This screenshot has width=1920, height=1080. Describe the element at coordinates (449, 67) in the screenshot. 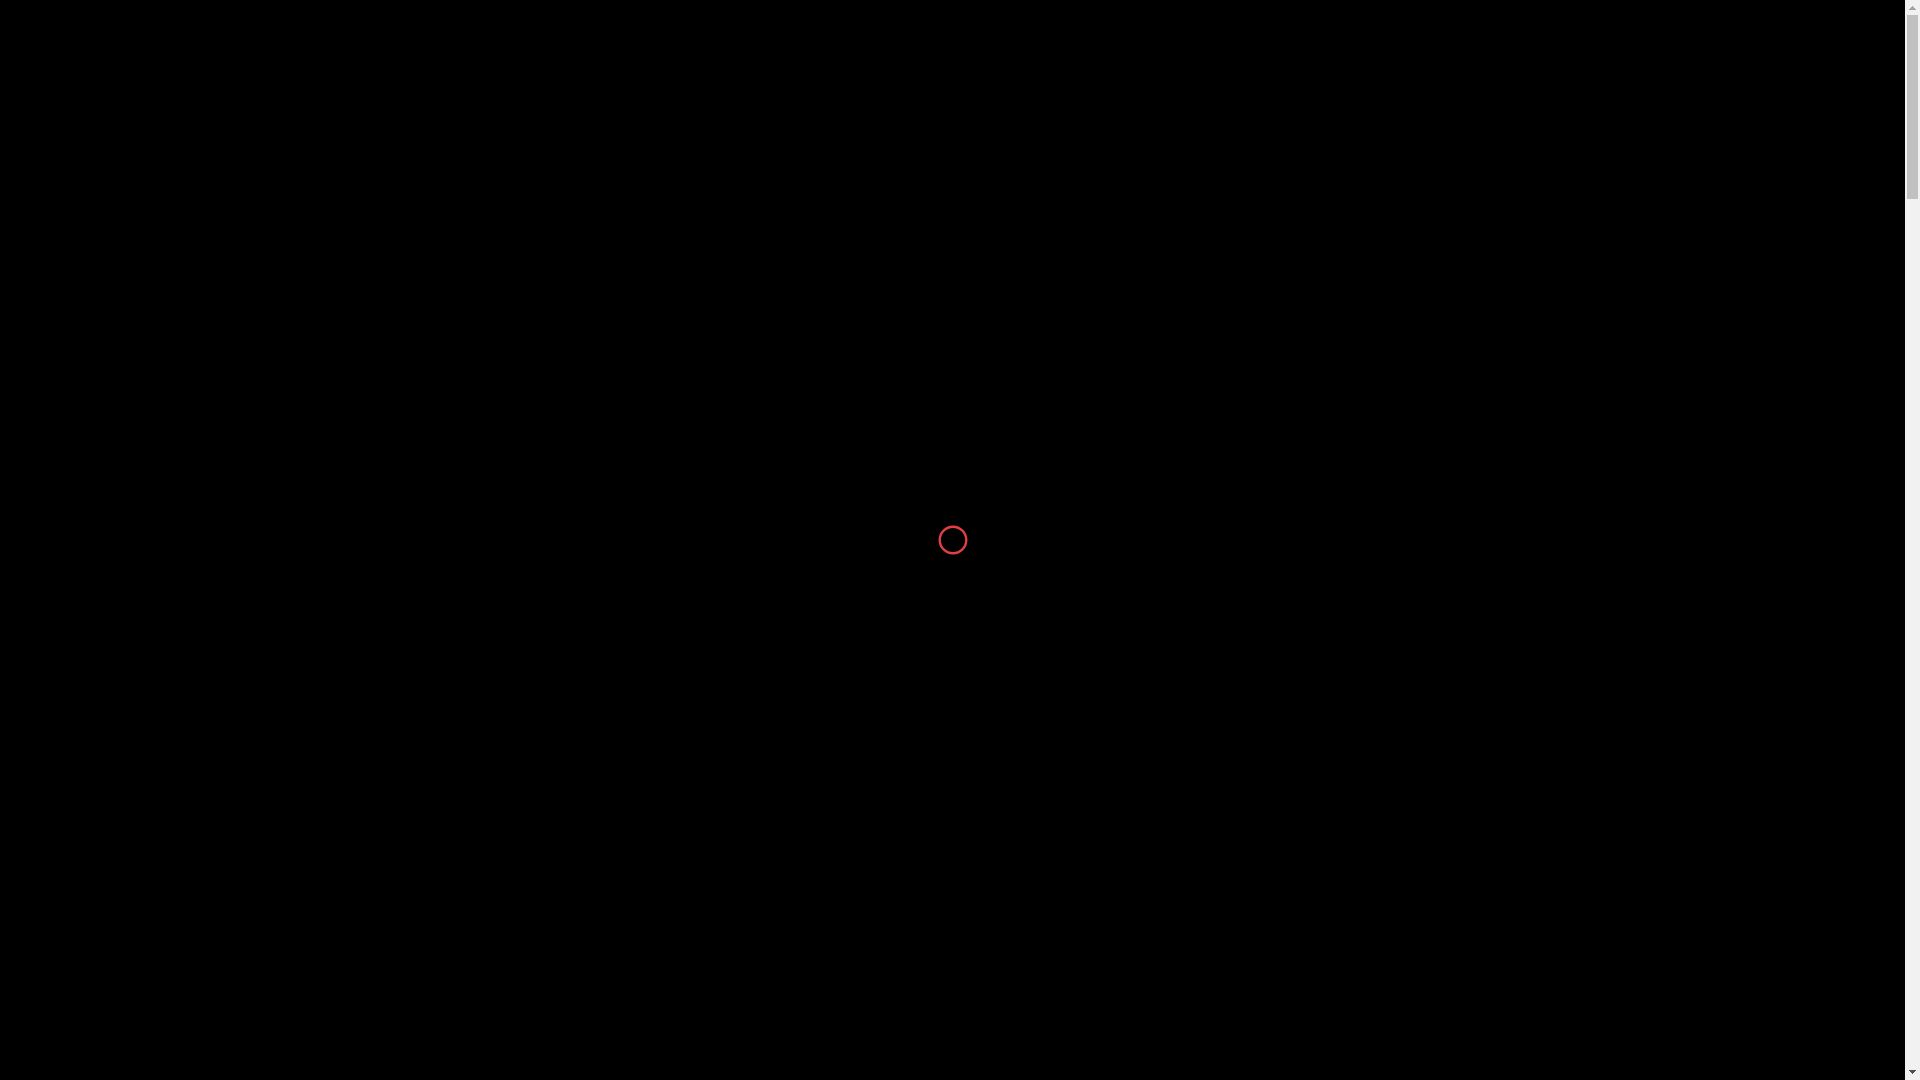

I see `'MEN'` at that location.